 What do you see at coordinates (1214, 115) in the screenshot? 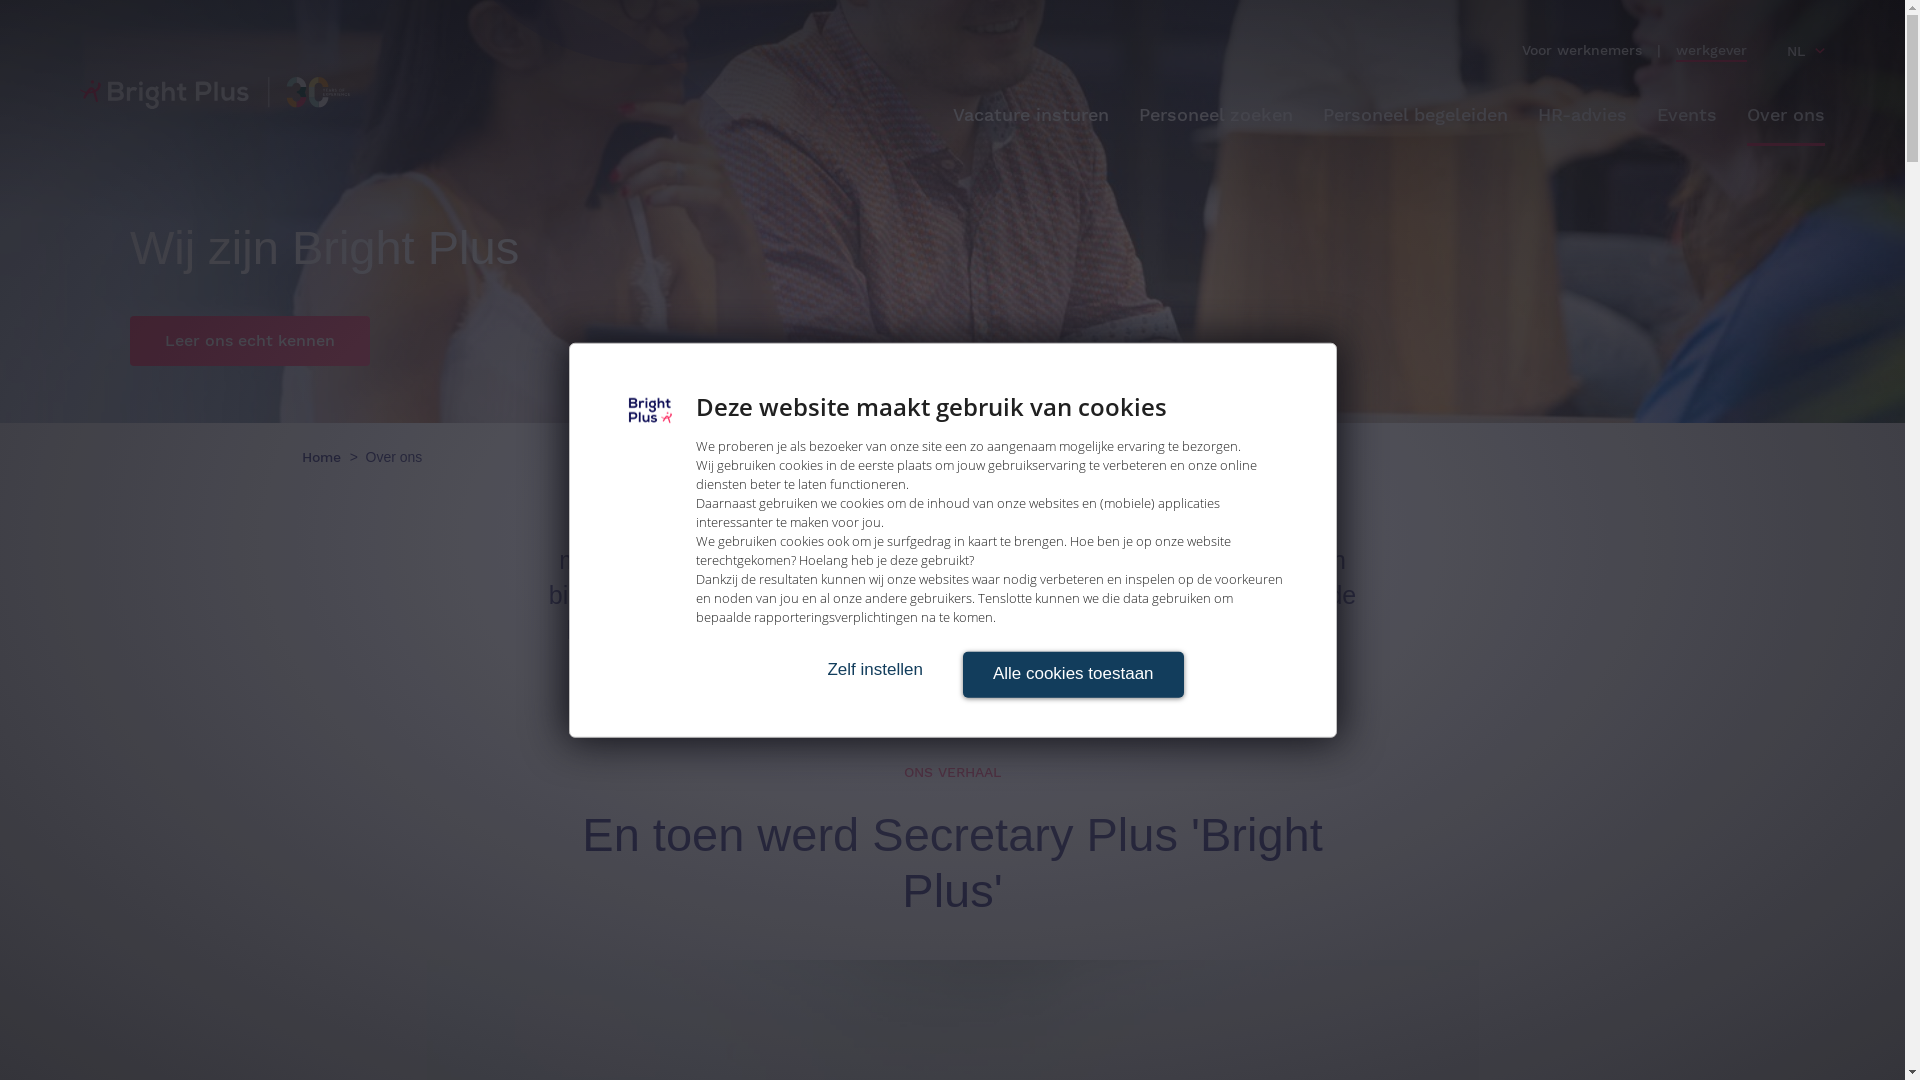
I see `'Personeel zoeken'` at bounding box center [1214, 115].